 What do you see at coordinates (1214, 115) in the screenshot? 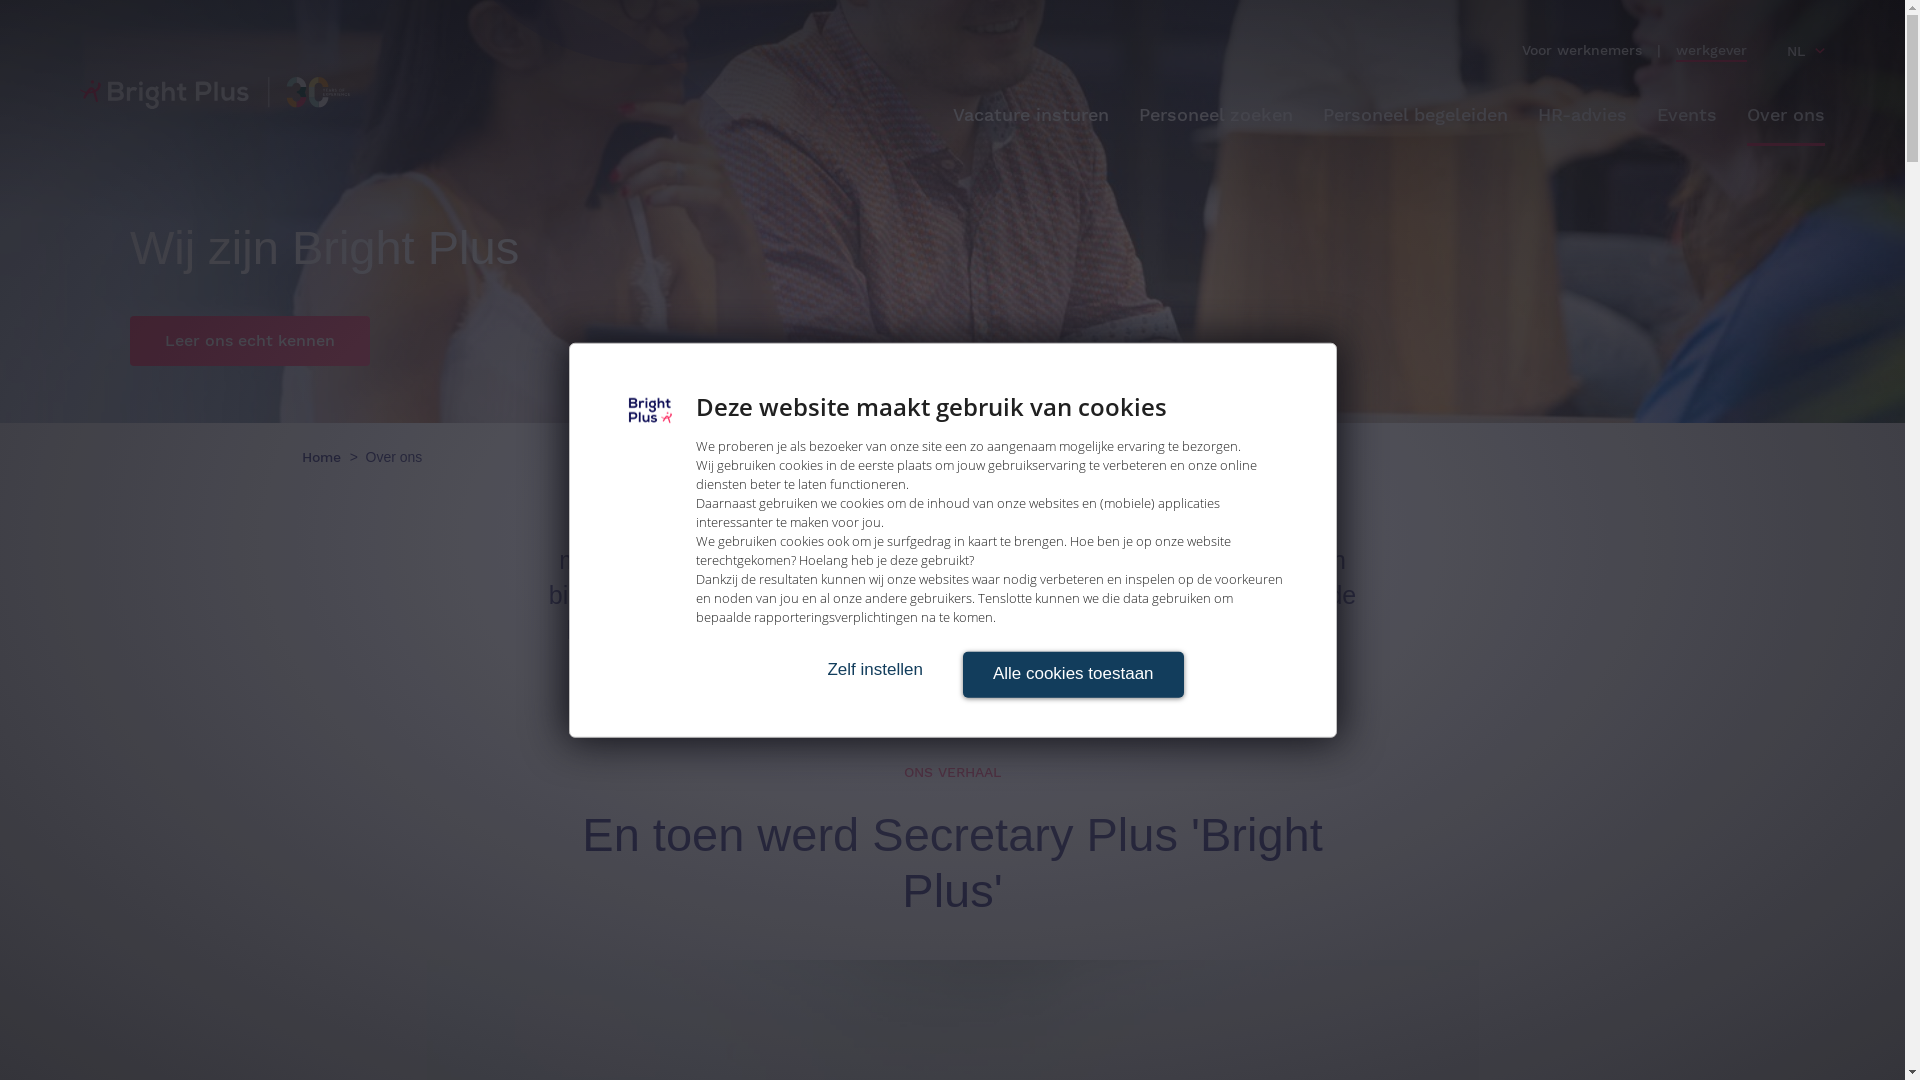
I see `'Personeel zoeken'` at bounding box center [1214, 115].